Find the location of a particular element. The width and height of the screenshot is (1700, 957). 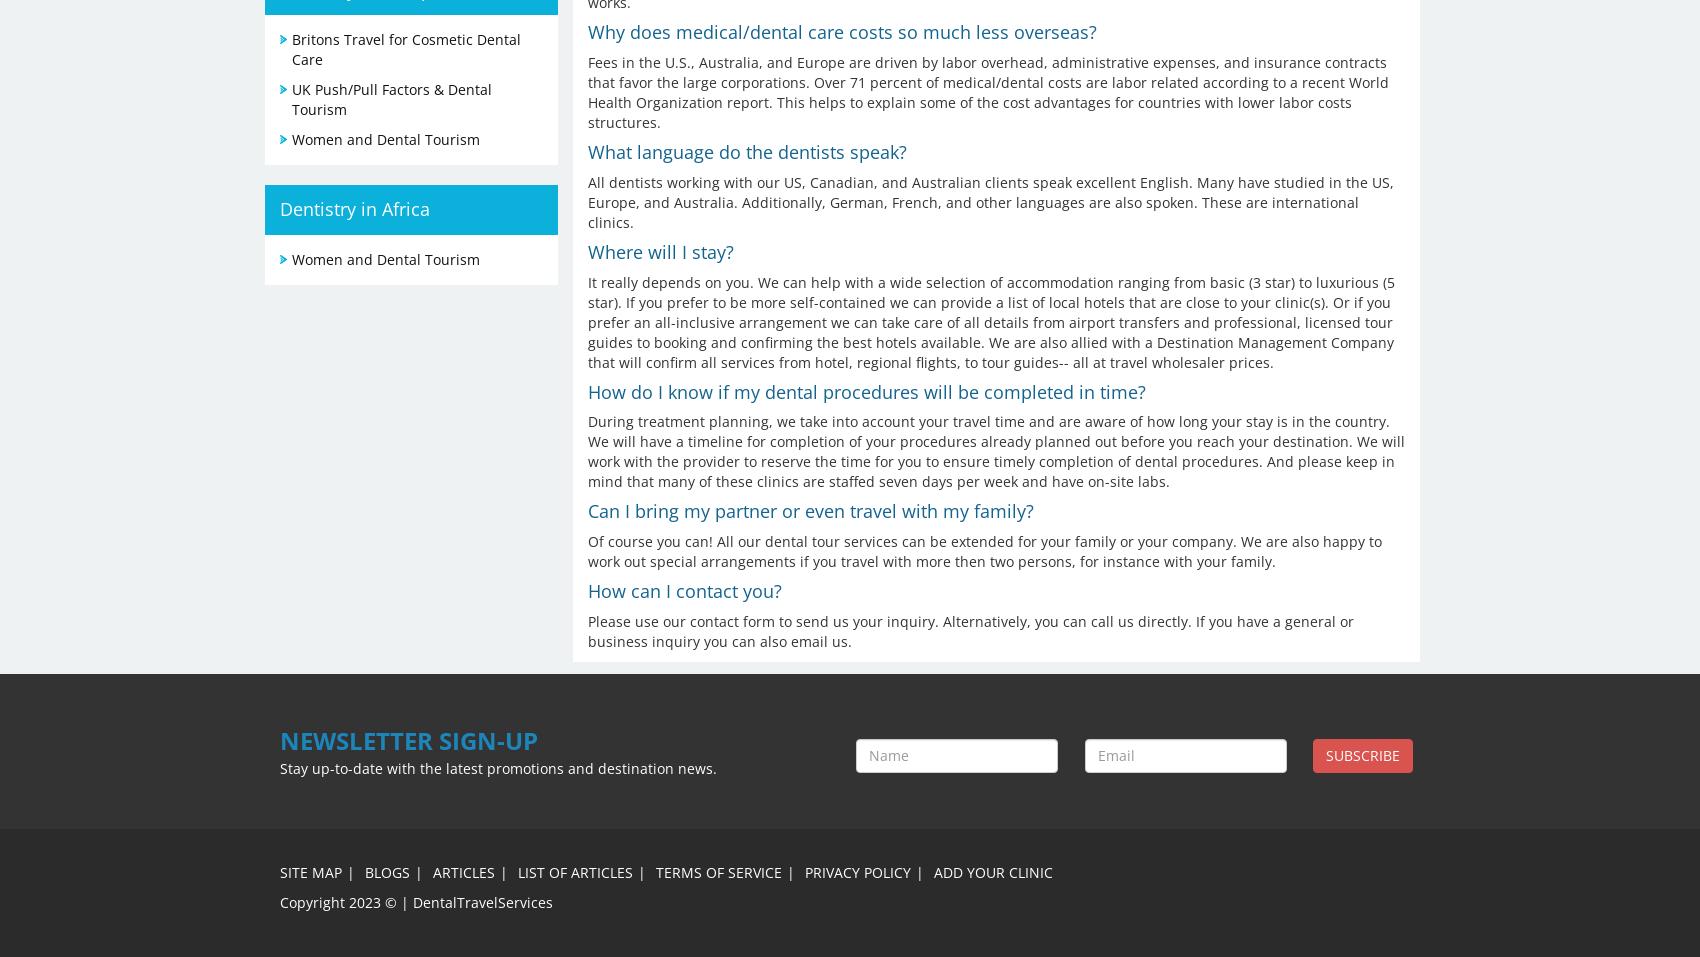

'Add Your Clinic' is located at coordinates (933, 871).